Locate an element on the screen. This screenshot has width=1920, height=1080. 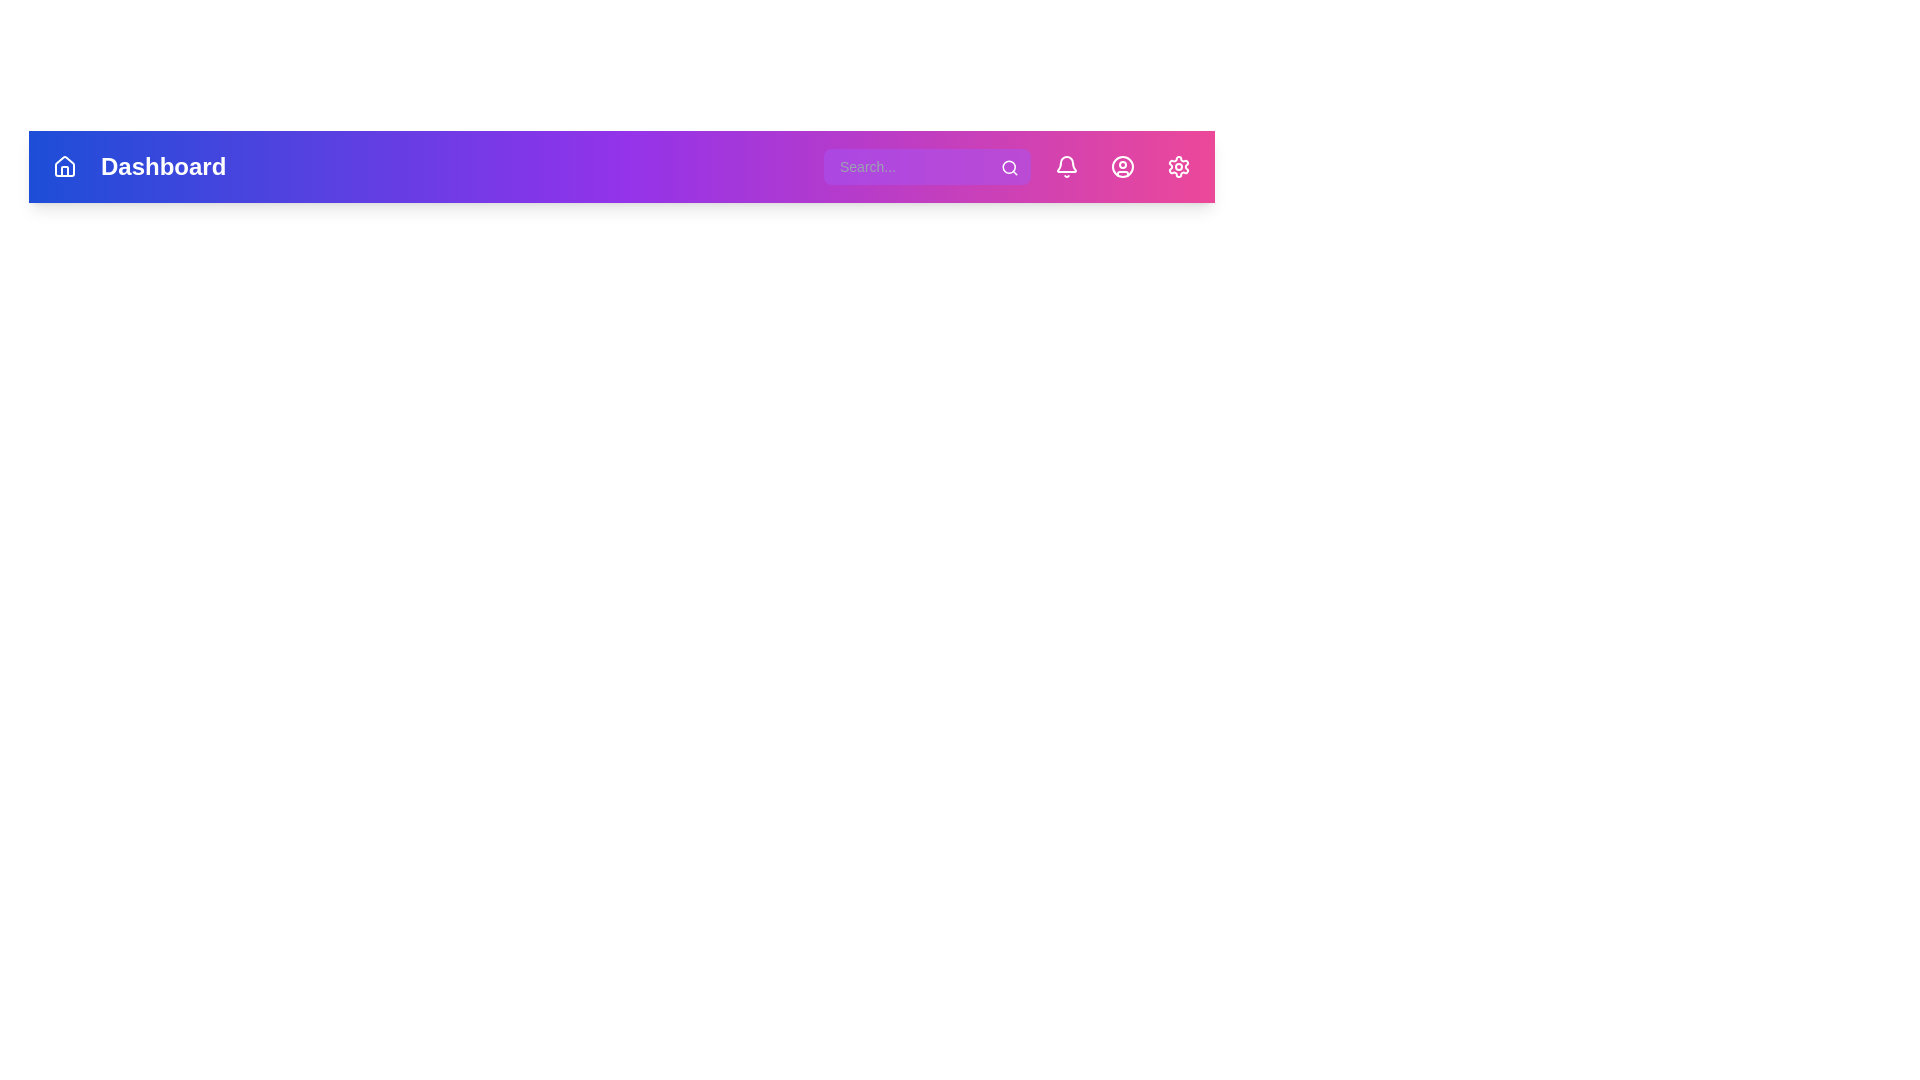
the button labeled 'Home' is located at coordinates (65, 165).